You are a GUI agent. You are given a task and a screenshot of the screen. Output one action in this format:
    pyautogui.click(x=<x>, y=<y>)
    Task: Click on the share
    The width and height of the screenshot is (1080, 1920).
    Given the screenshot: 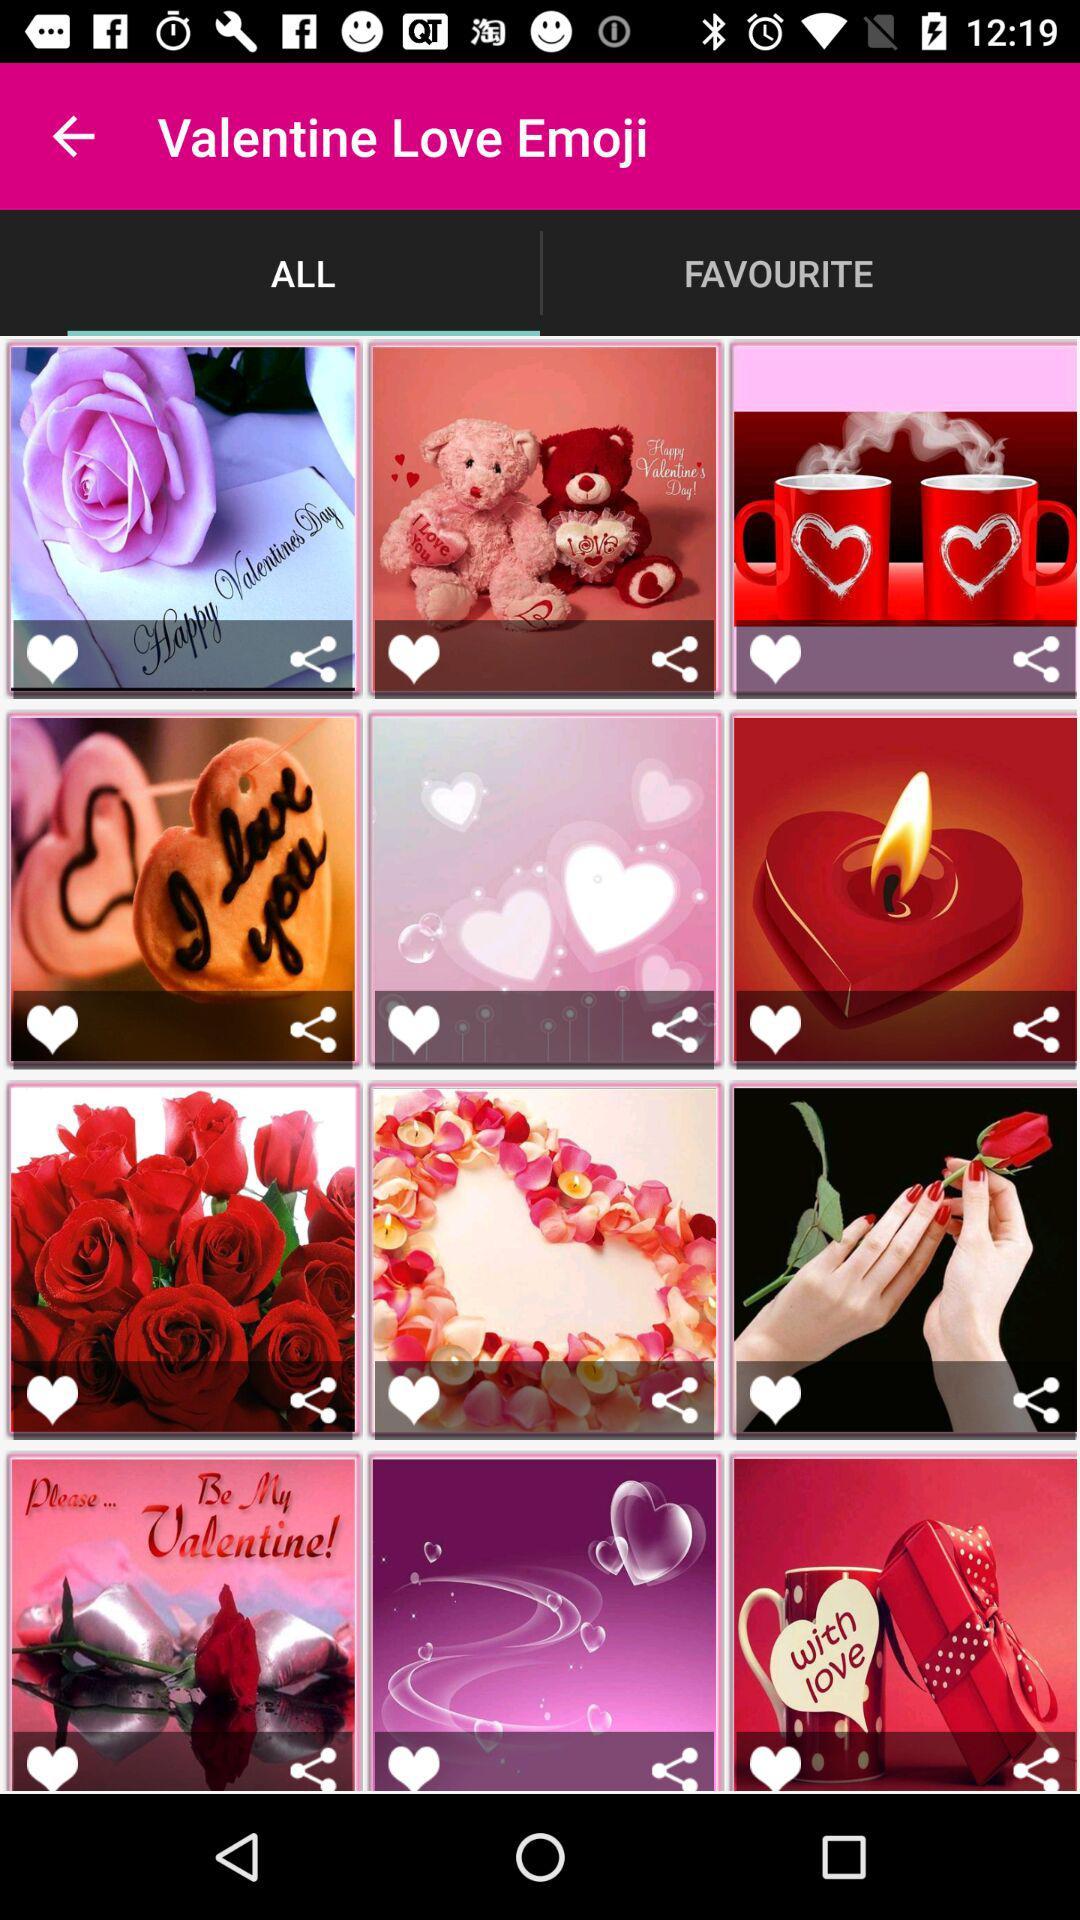 What is the action you would take?
    pyautogui.click(x=313, y=659)
    